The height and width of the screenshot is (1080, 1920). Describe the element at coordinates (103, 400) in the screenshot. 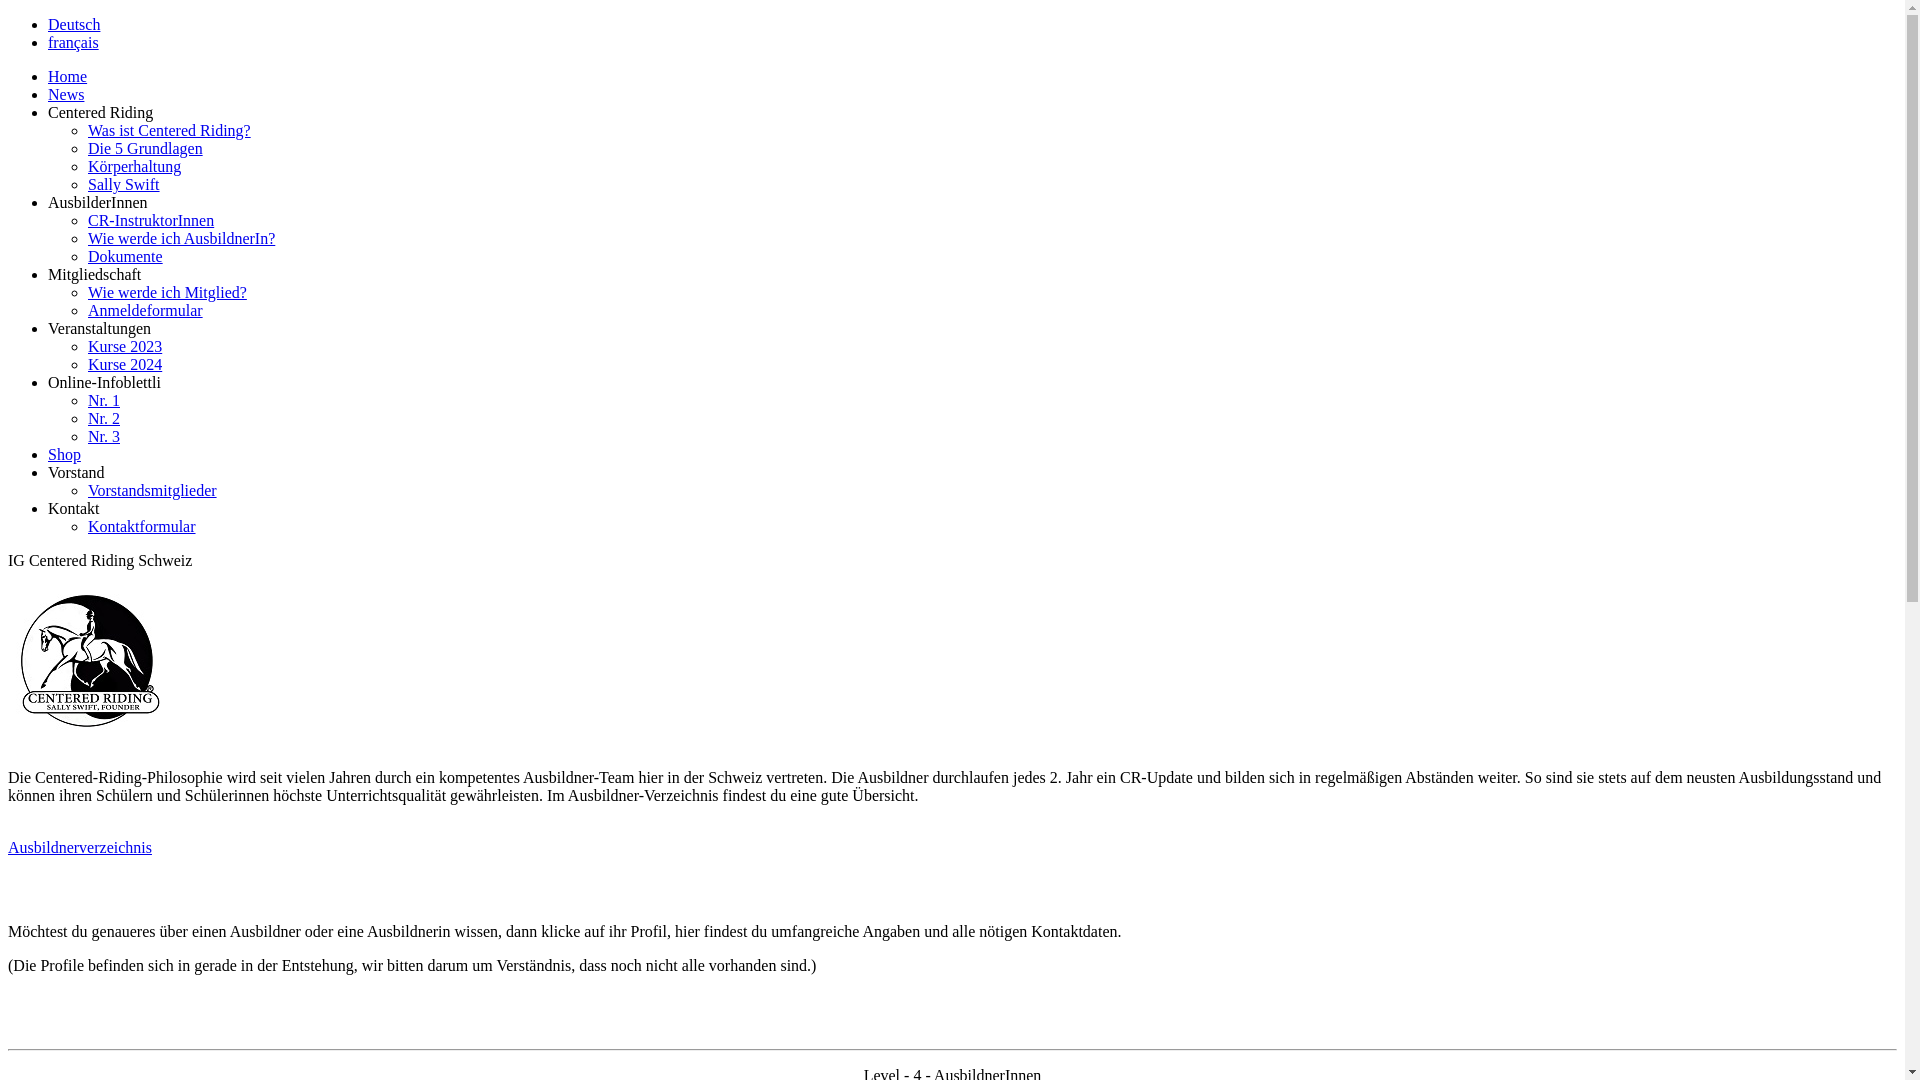

I see `'Nr. 1'` at that location.